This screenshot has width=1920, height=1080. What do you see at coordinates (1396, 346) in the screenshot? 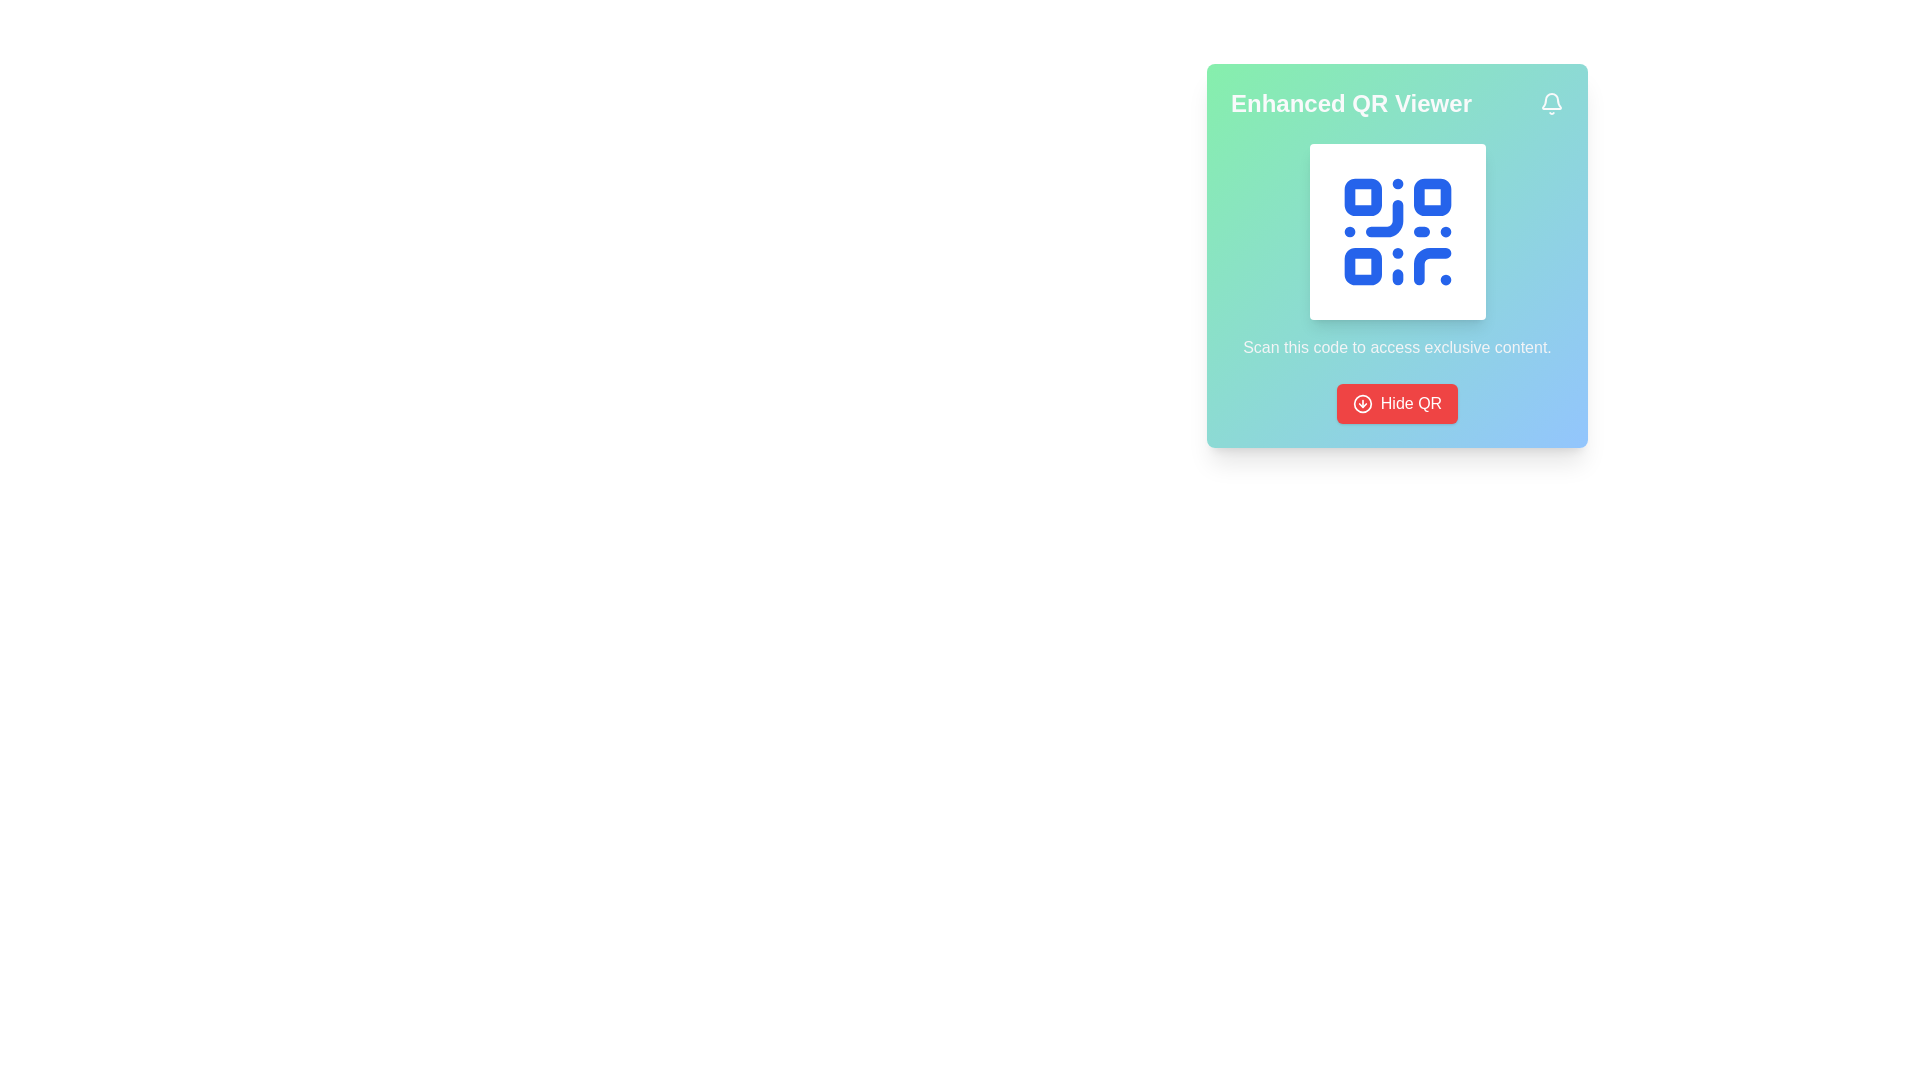
I see `the instructional text located at the bottom of the card, which is directly below the blue QR code icon and above the red button labeled 'Hide QR'` at bounding box center [1396, 346].